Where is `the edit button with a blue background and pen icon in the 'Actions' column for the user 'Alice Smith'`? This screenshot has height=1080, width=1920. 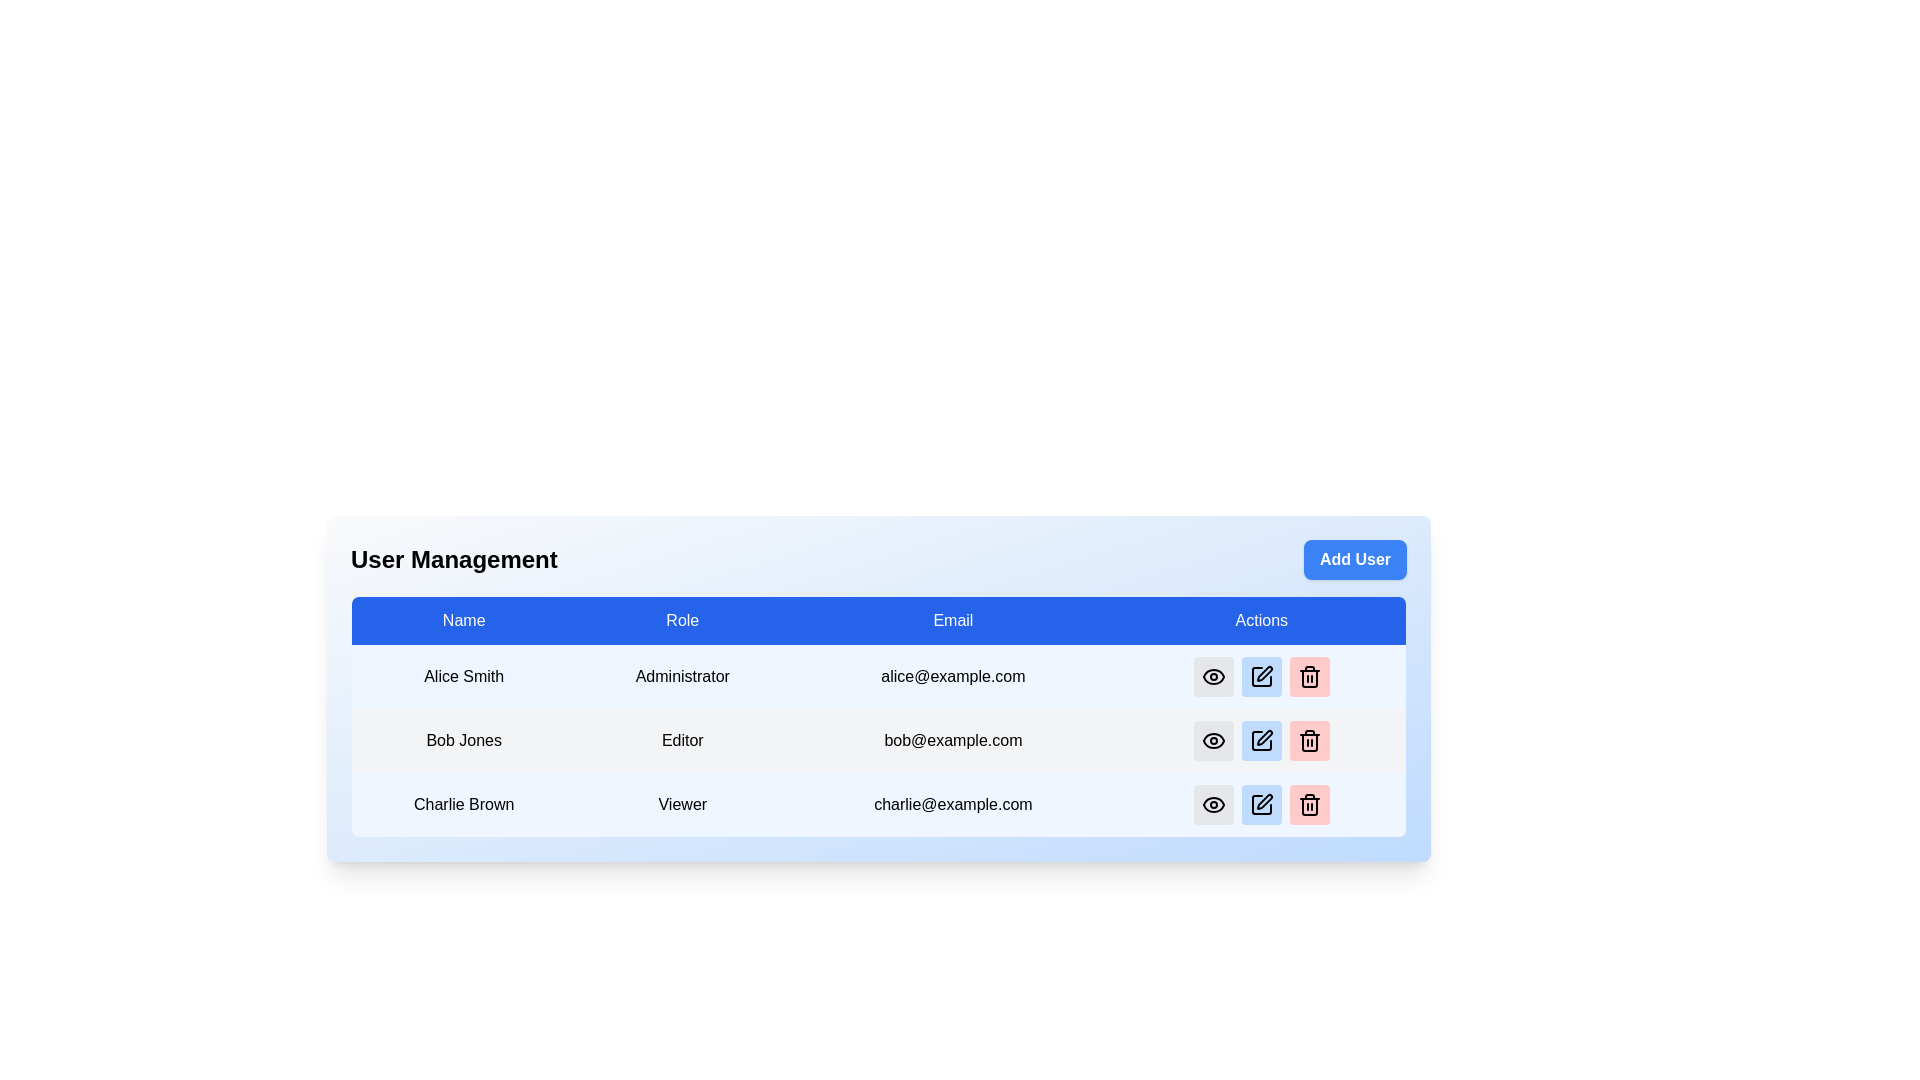
the edit button with a blue background and pen icon in the 'Actions' column for the user 'Alice Smith' is located at coordinates (1261, 676).